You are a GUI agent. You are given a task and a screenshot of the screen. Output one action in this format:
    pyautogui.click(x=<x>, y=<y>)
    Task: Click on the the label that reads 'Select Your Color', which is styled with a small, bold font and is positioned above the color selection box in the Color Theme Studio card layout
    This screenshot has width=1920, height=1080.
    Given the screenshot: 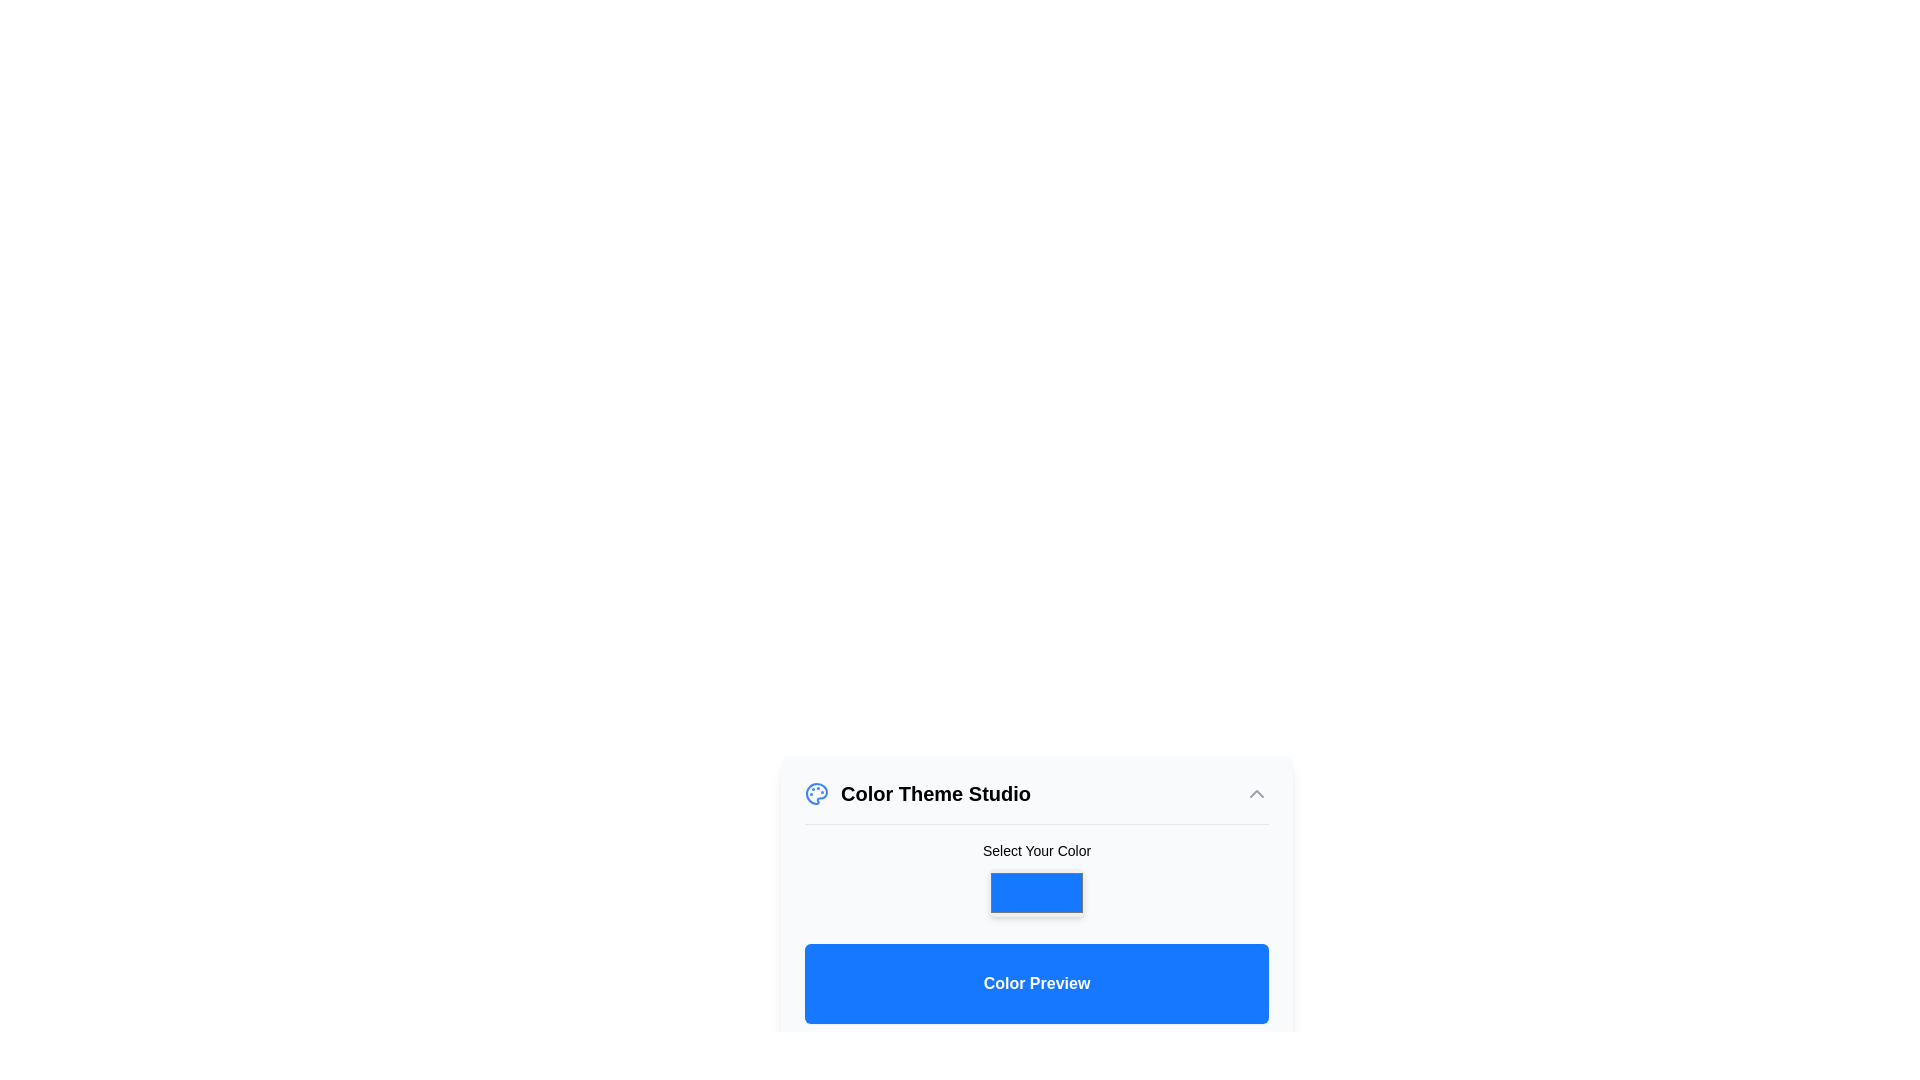 What is the action you would take?
    pyautogui.click(x=1036, y=851)
    